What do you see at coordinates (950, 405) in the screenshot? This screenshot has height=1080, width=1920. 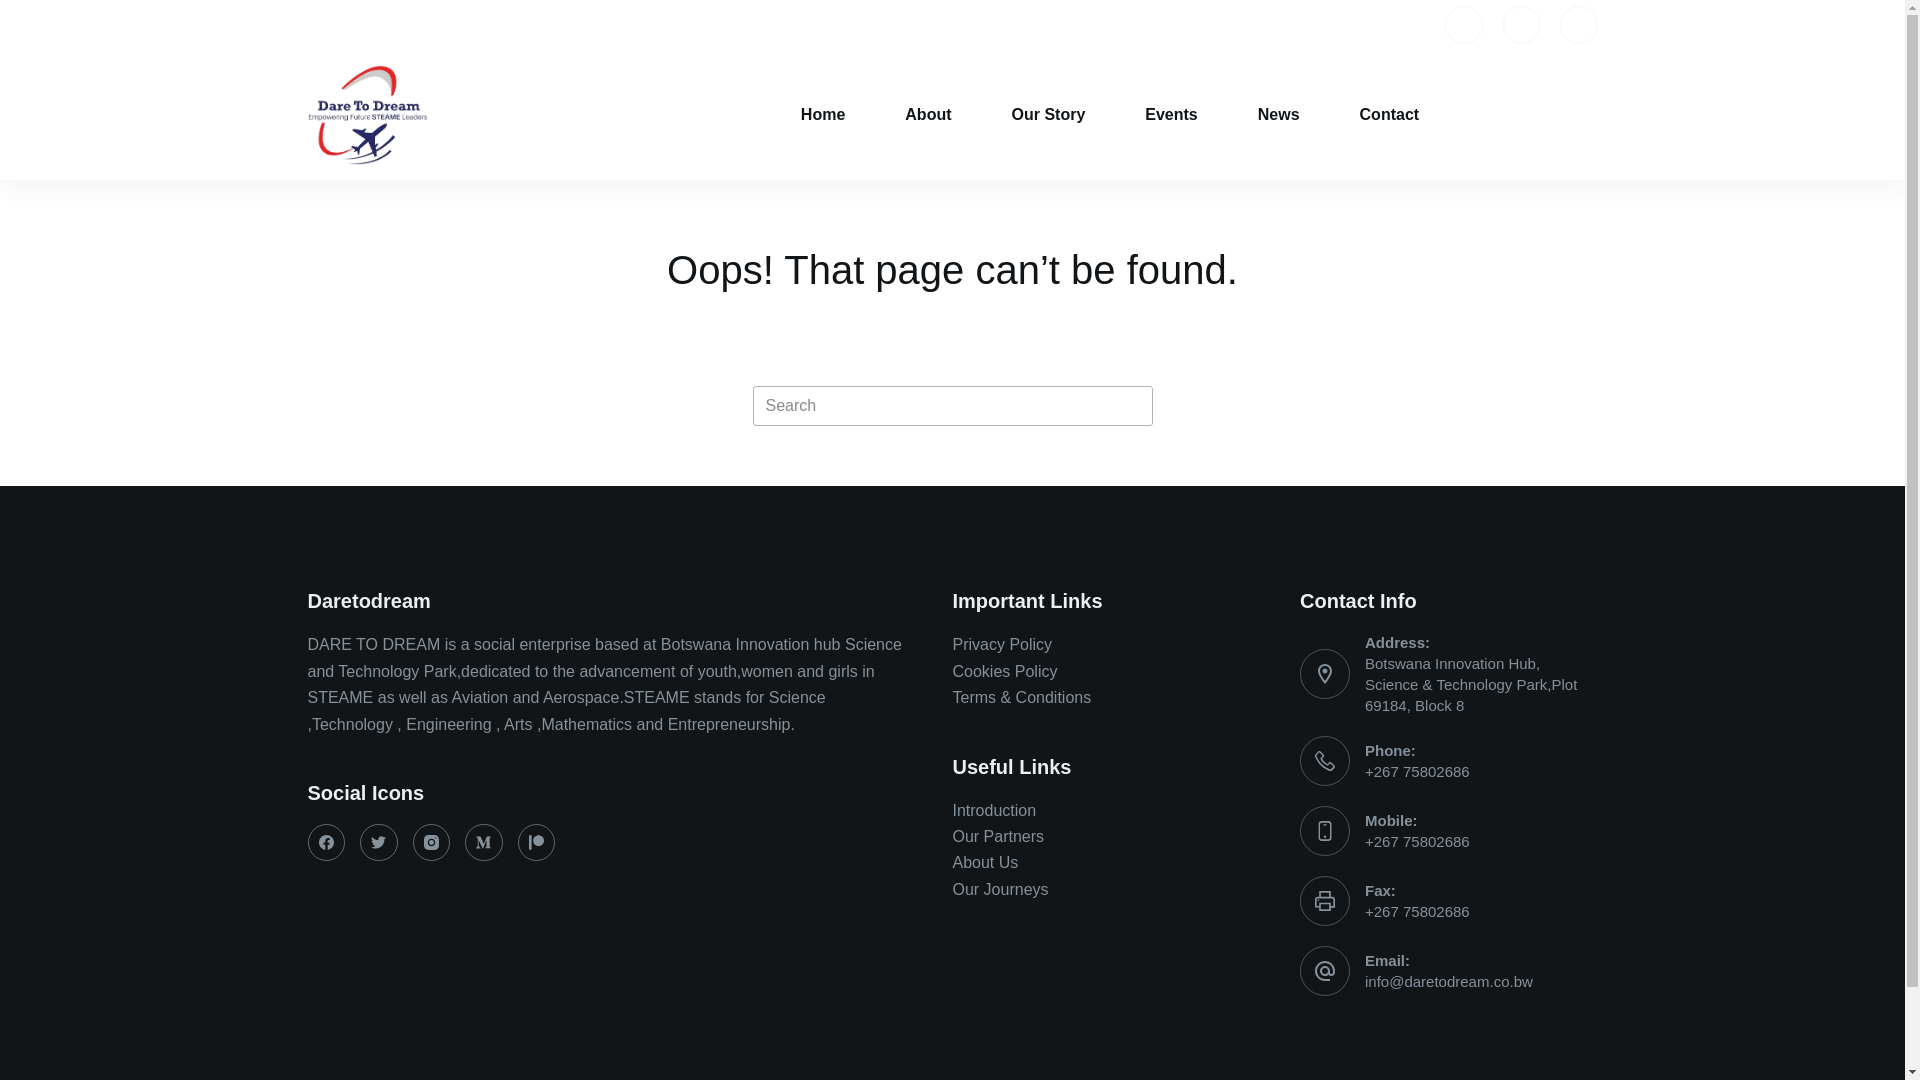 I see `'Search for...'` at bounding box center [950, 405].